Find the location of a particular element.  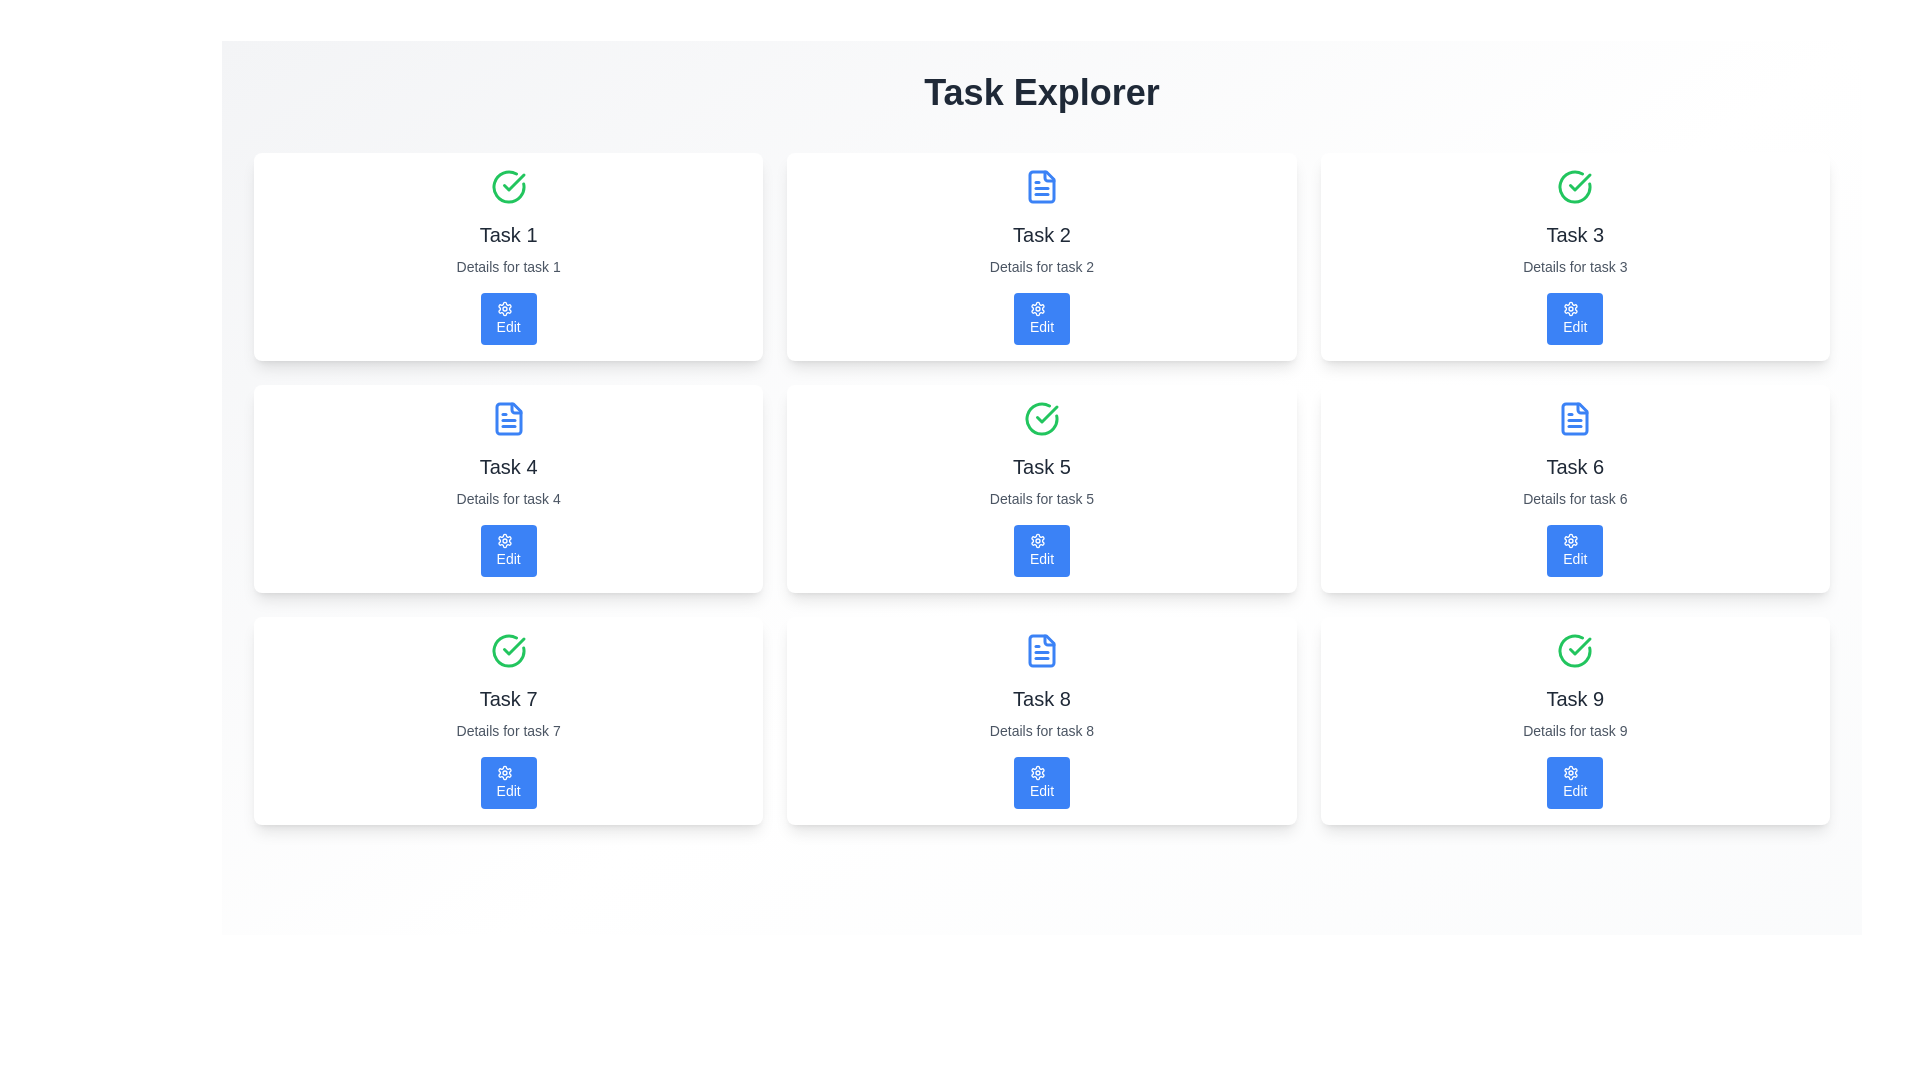

the graphical icon located in the top-left card of the grid layout, which indicates that the associated task has been completed or verified is located at coordinates (508, 186).